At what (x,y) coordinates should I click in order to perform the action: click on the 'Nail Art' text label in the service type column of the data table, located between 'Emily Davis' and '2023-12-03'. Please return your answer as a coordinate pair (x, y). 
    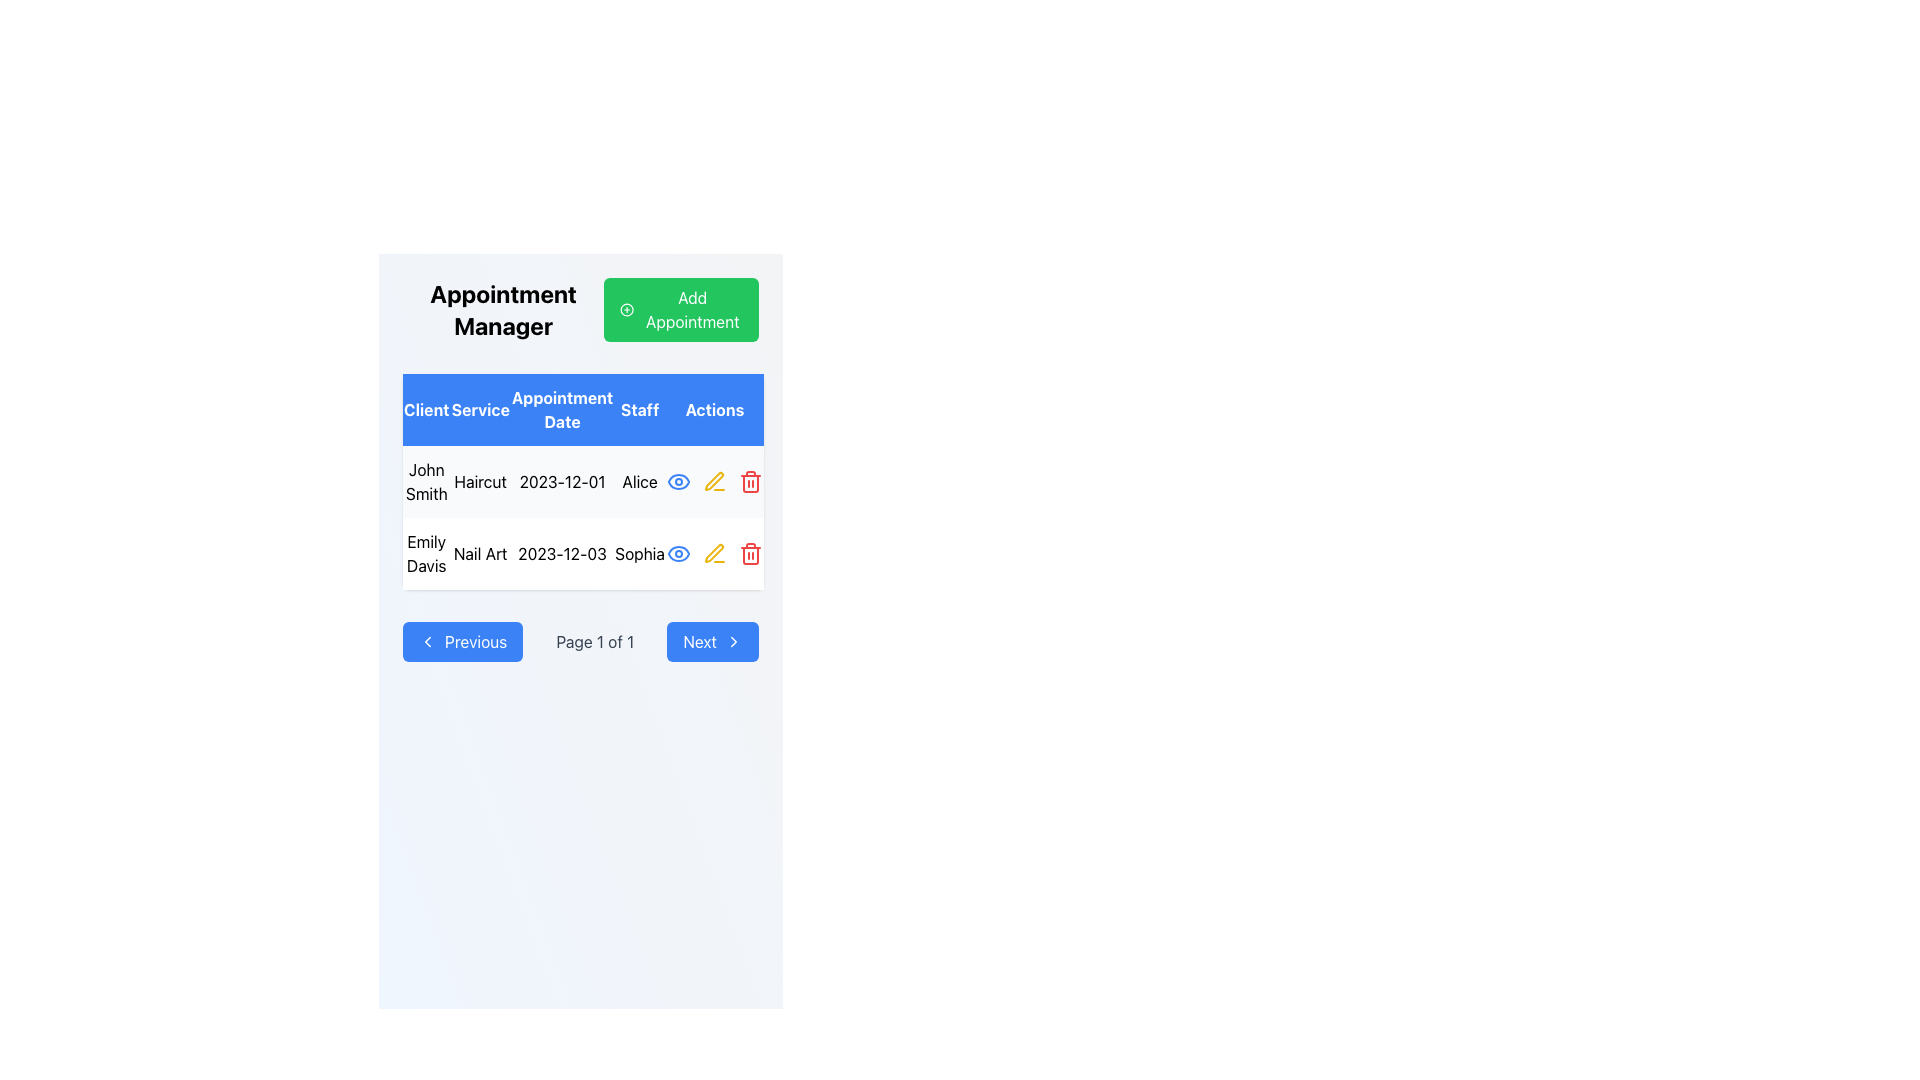
    Looking at the image, I should click on (480, 554).